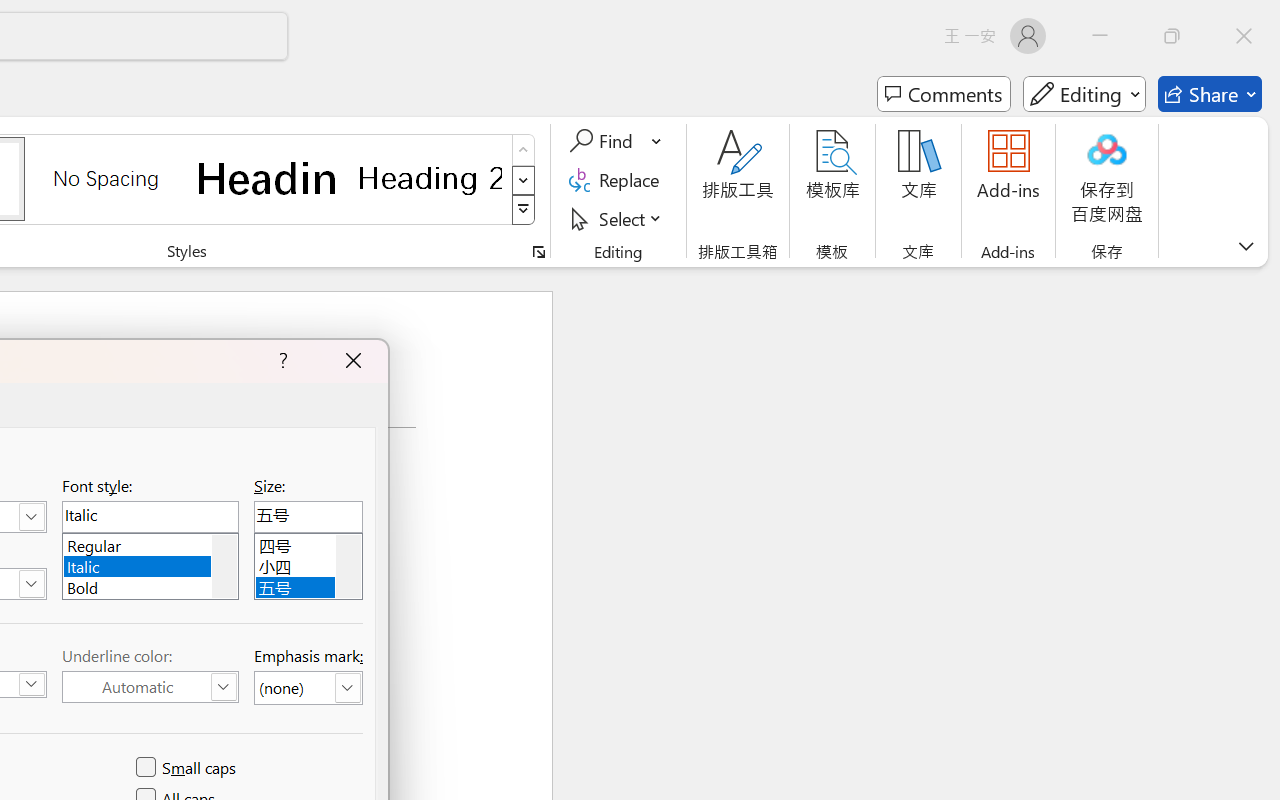 This screenshot has width=1280, height=800. Describe the element at coordinates (307, 688) in the screenshot. I see `'Emphasis mark:'` at that location.